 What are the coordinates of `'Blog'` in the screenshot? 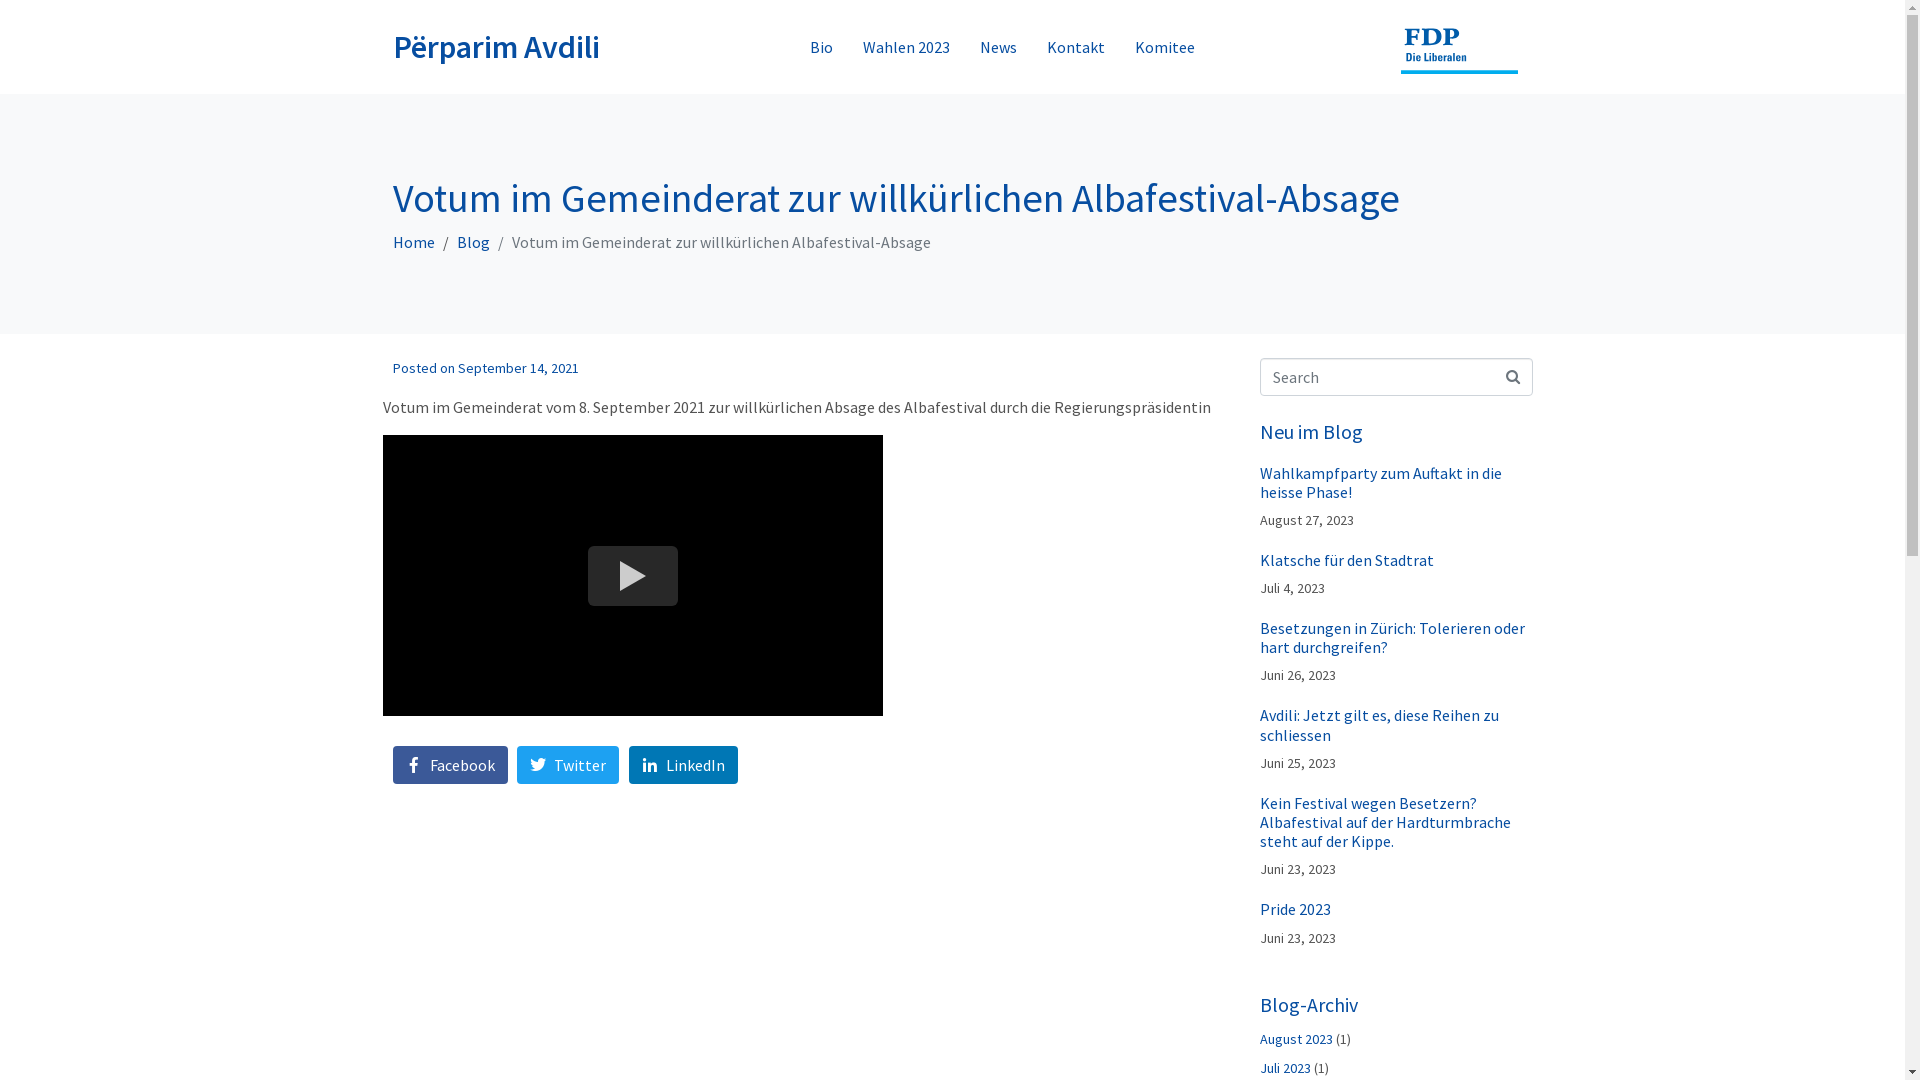 It's located at (471, 241).